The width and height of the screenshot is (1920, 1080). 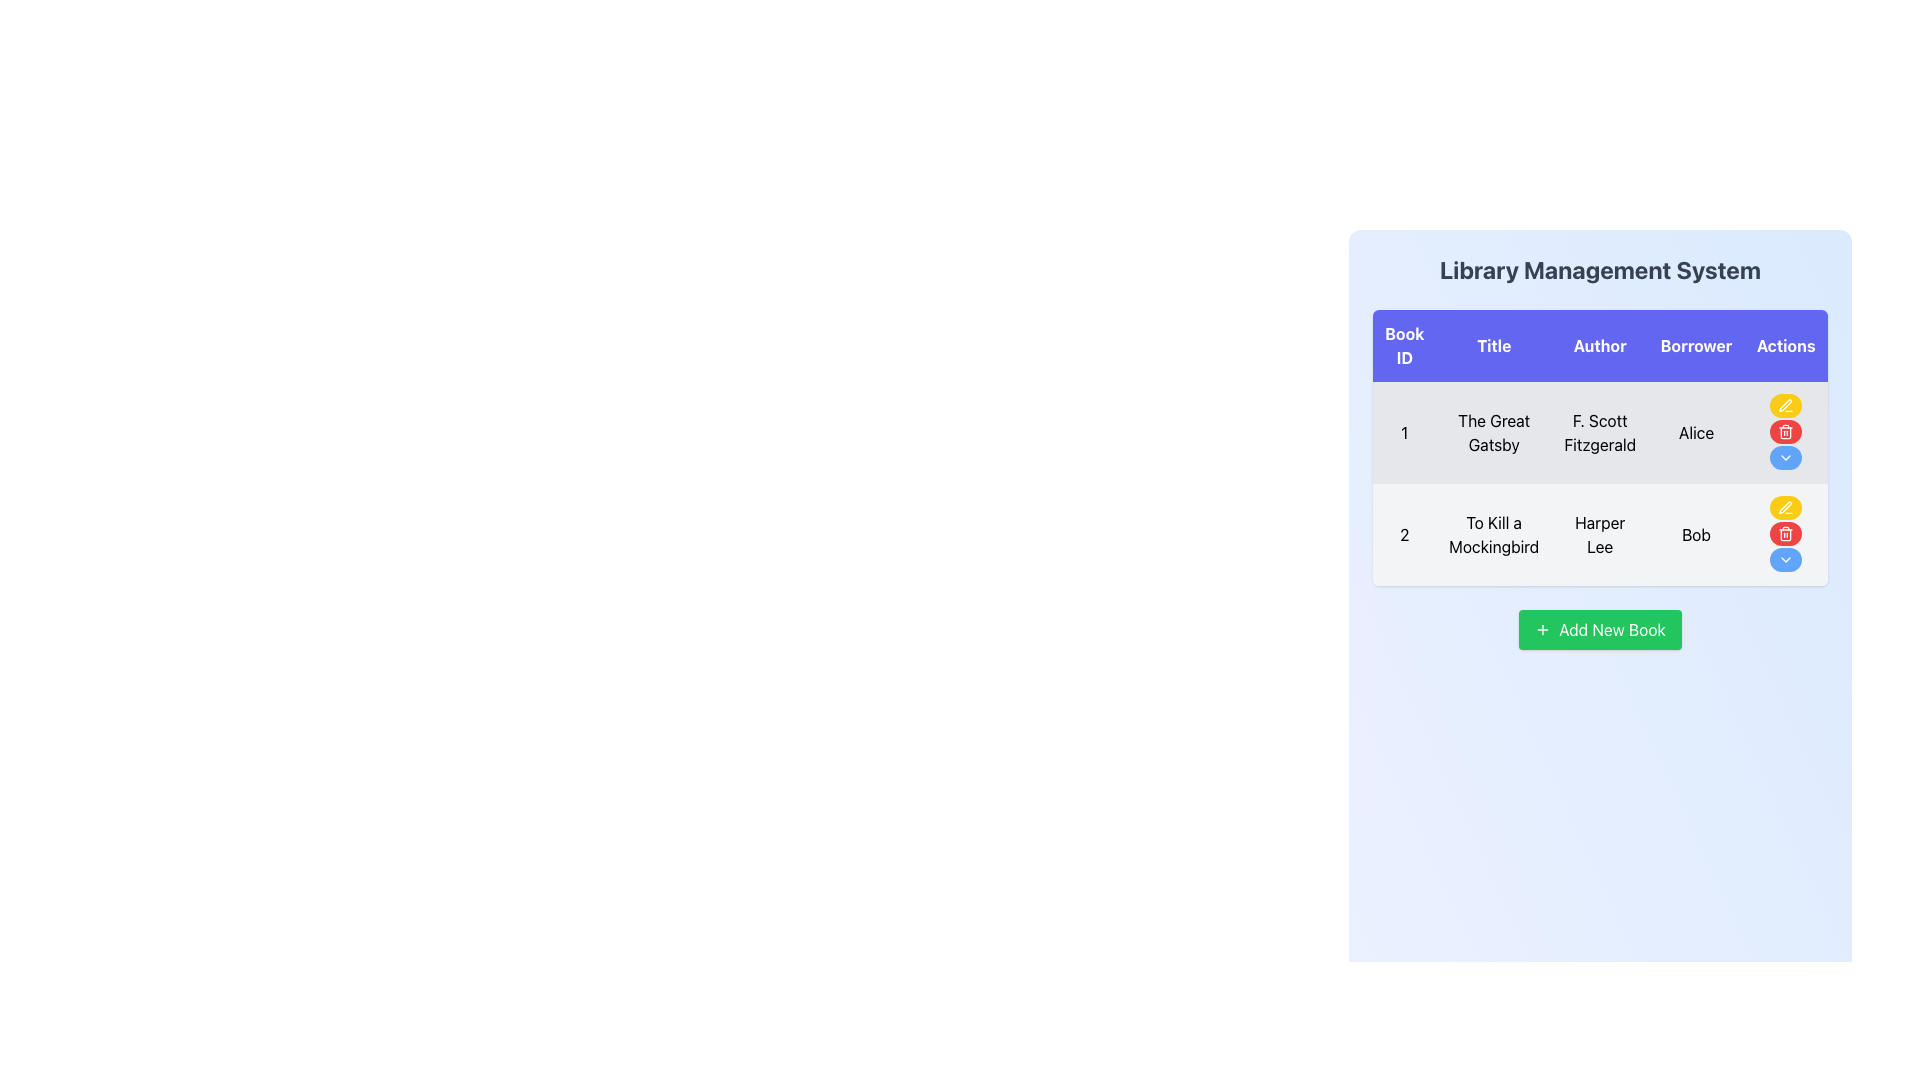 What do you see at coordinates (1600, 534) in the screenshot?
I see `the Text Label displaying the author's name for the book 'To Kill a Mockingbird', located in the third column of the second row under the 'Author' heading` at bounding box center [1600, 534].